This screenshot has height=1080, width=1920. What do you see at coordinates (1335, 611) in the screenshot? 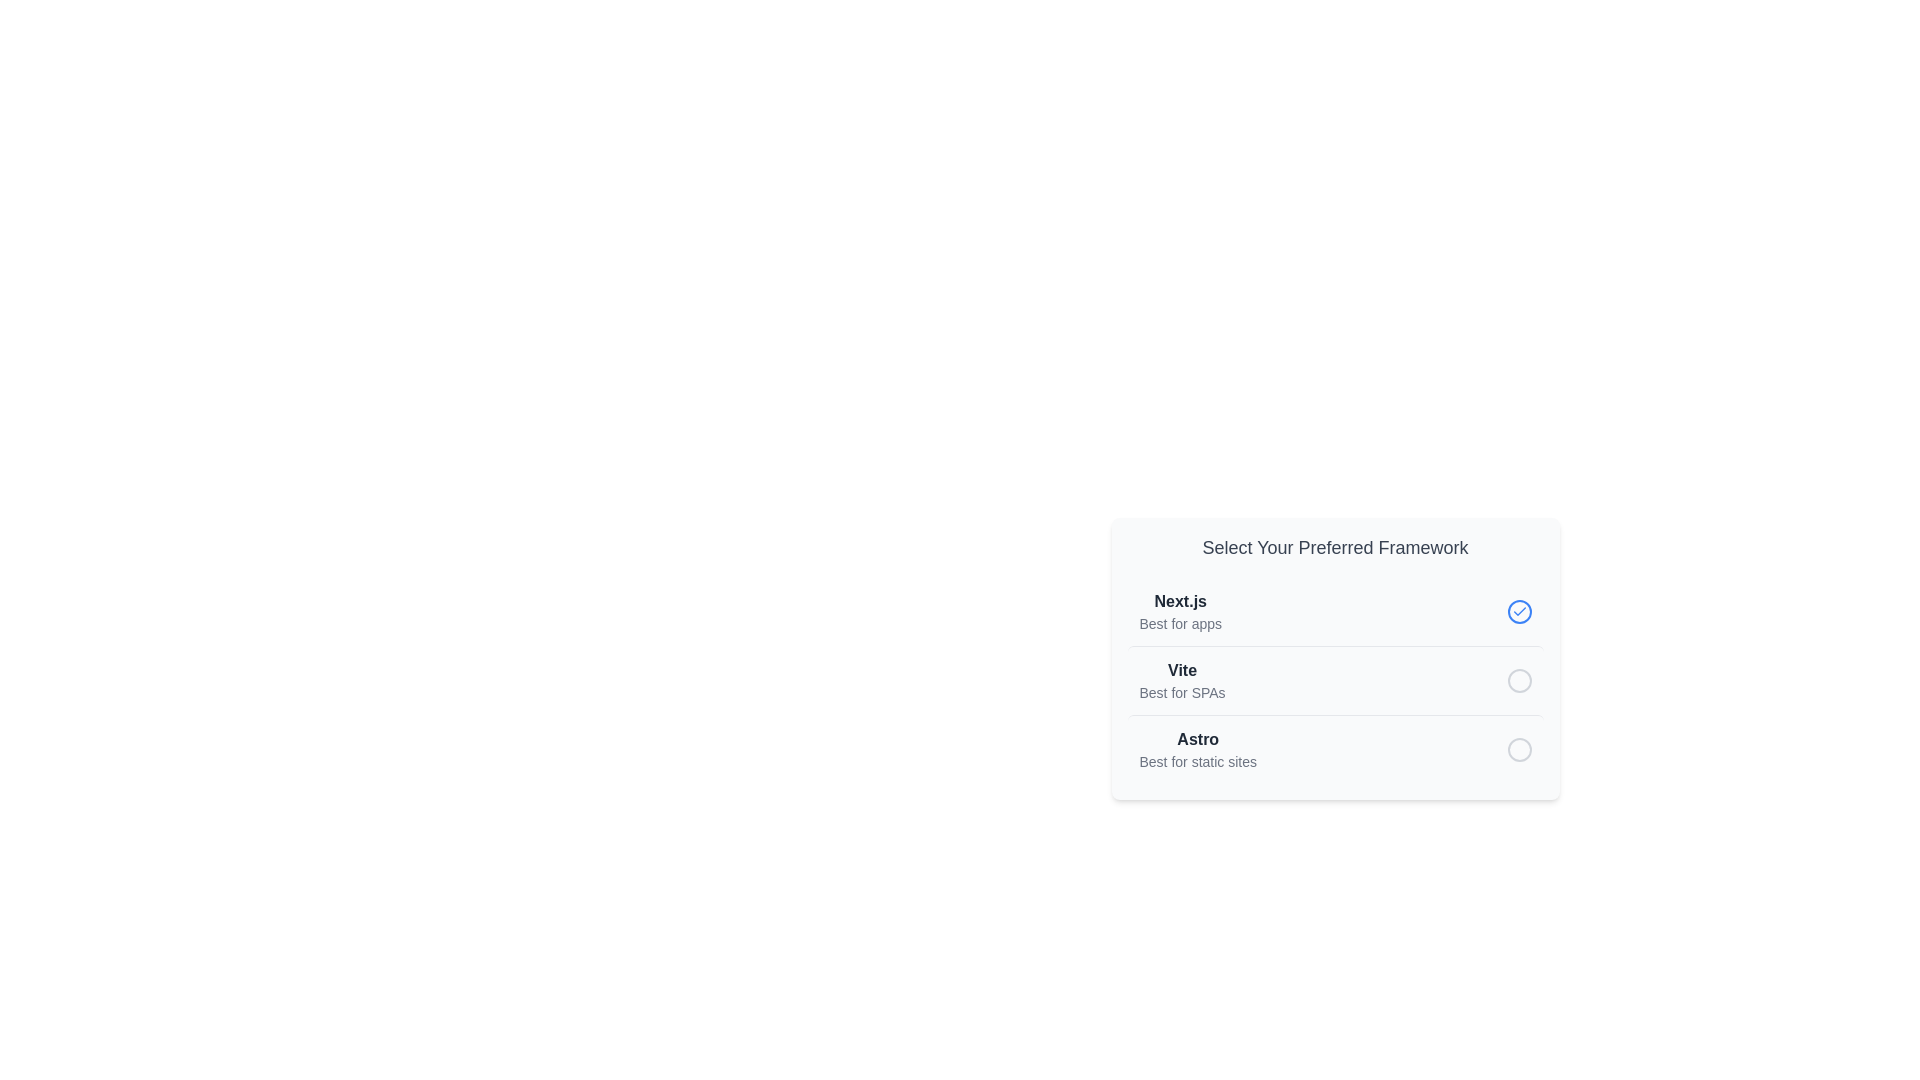
I see `the first selectable list item for choosing 'Next.js'` at bounding box center [1335, 611].